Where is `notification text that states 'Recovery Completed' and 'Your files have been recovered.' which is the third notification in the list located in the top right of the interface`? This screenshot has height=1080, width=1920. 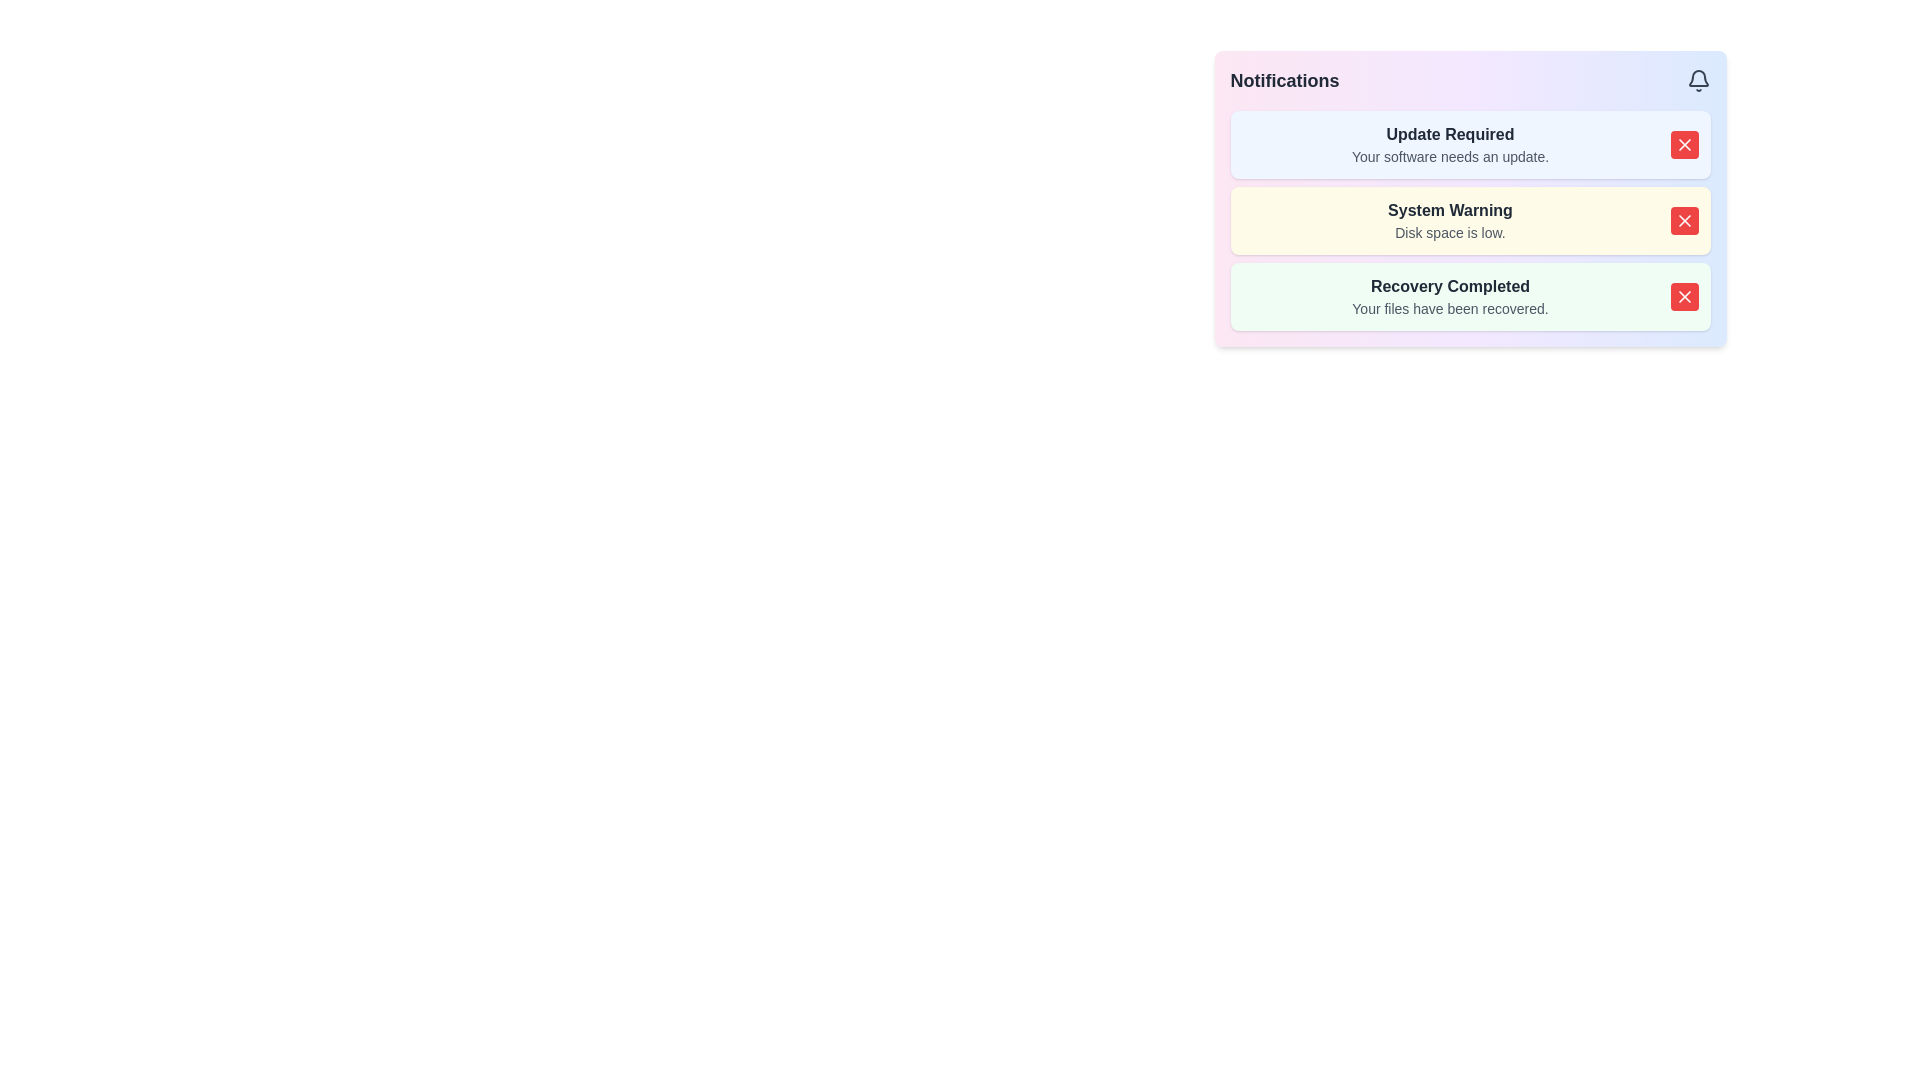
notification text that states 'Recovery Completed' and 'Your files have been recovered.' which is the third notification in the list located in the top right of the interface is located at coordinates (1450, 297).